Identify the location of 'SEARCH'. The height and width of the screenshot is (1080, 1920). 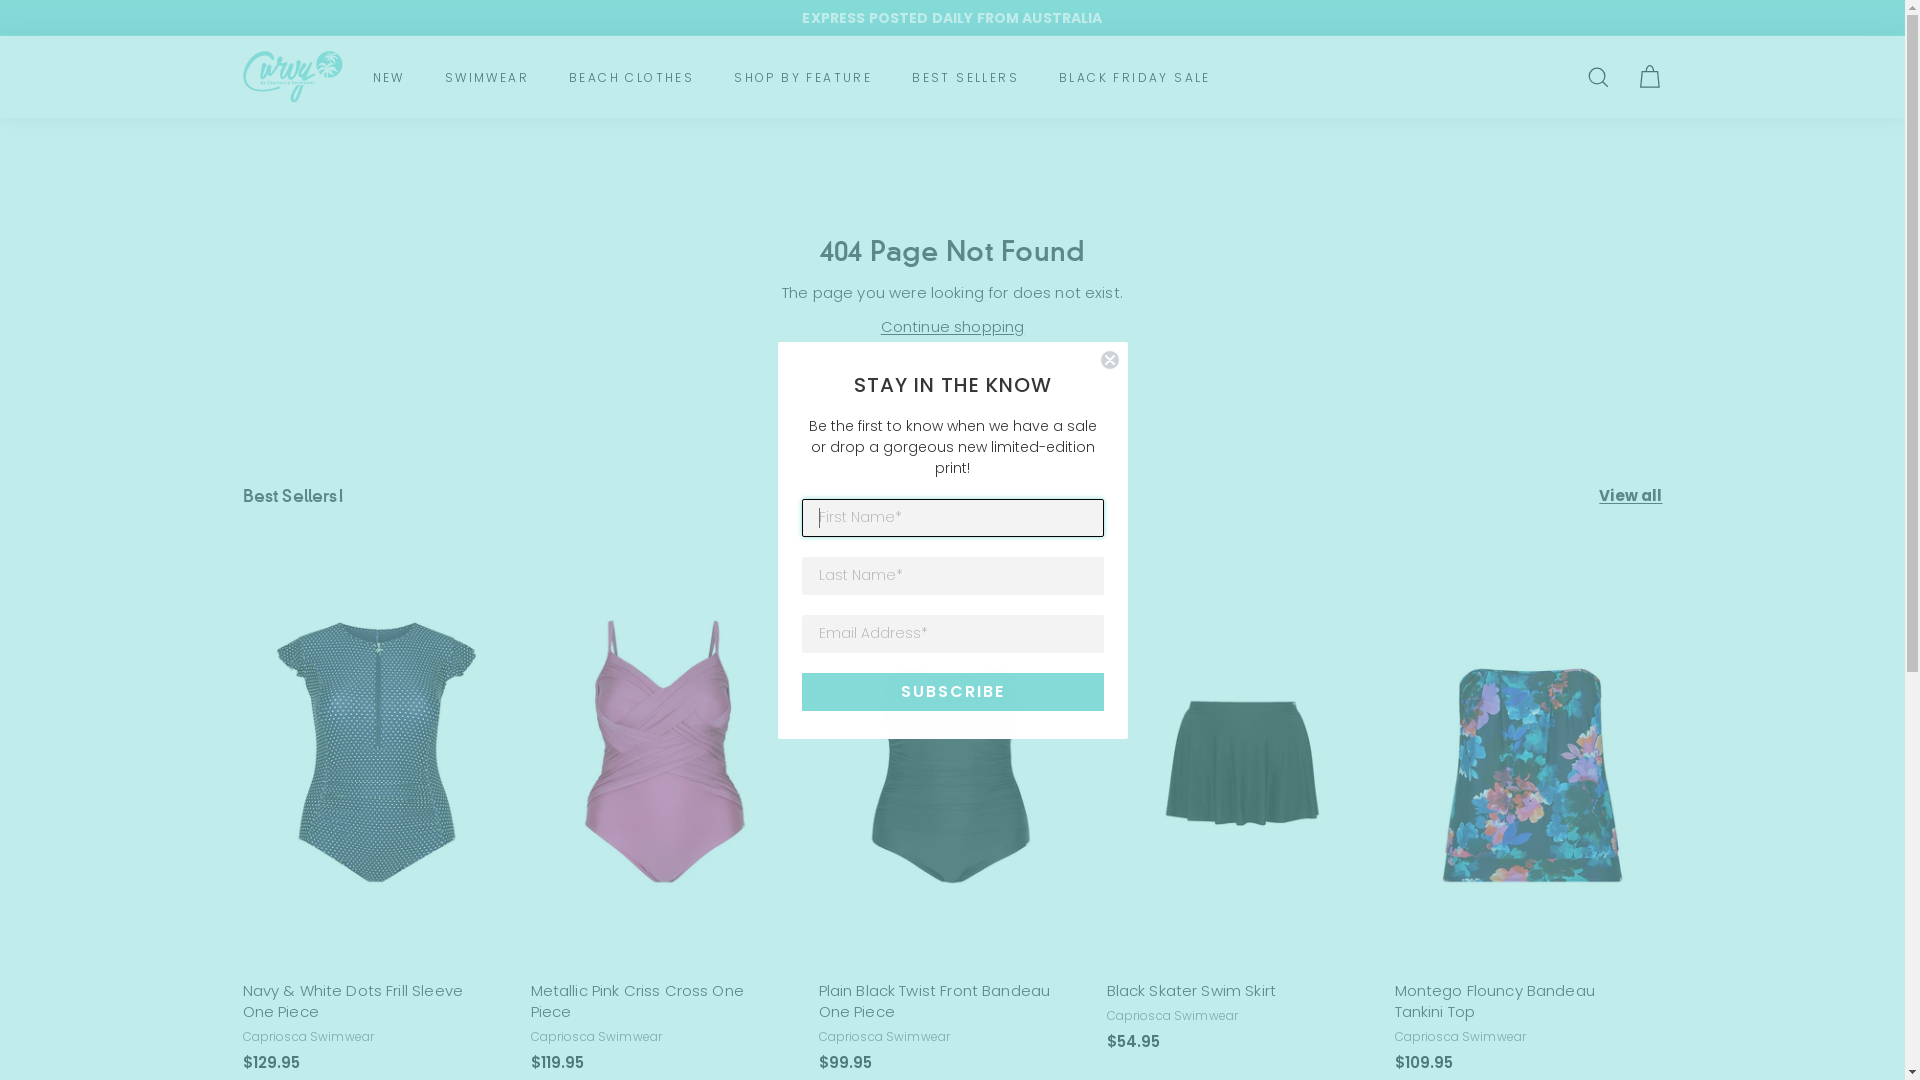
(1572, 76).